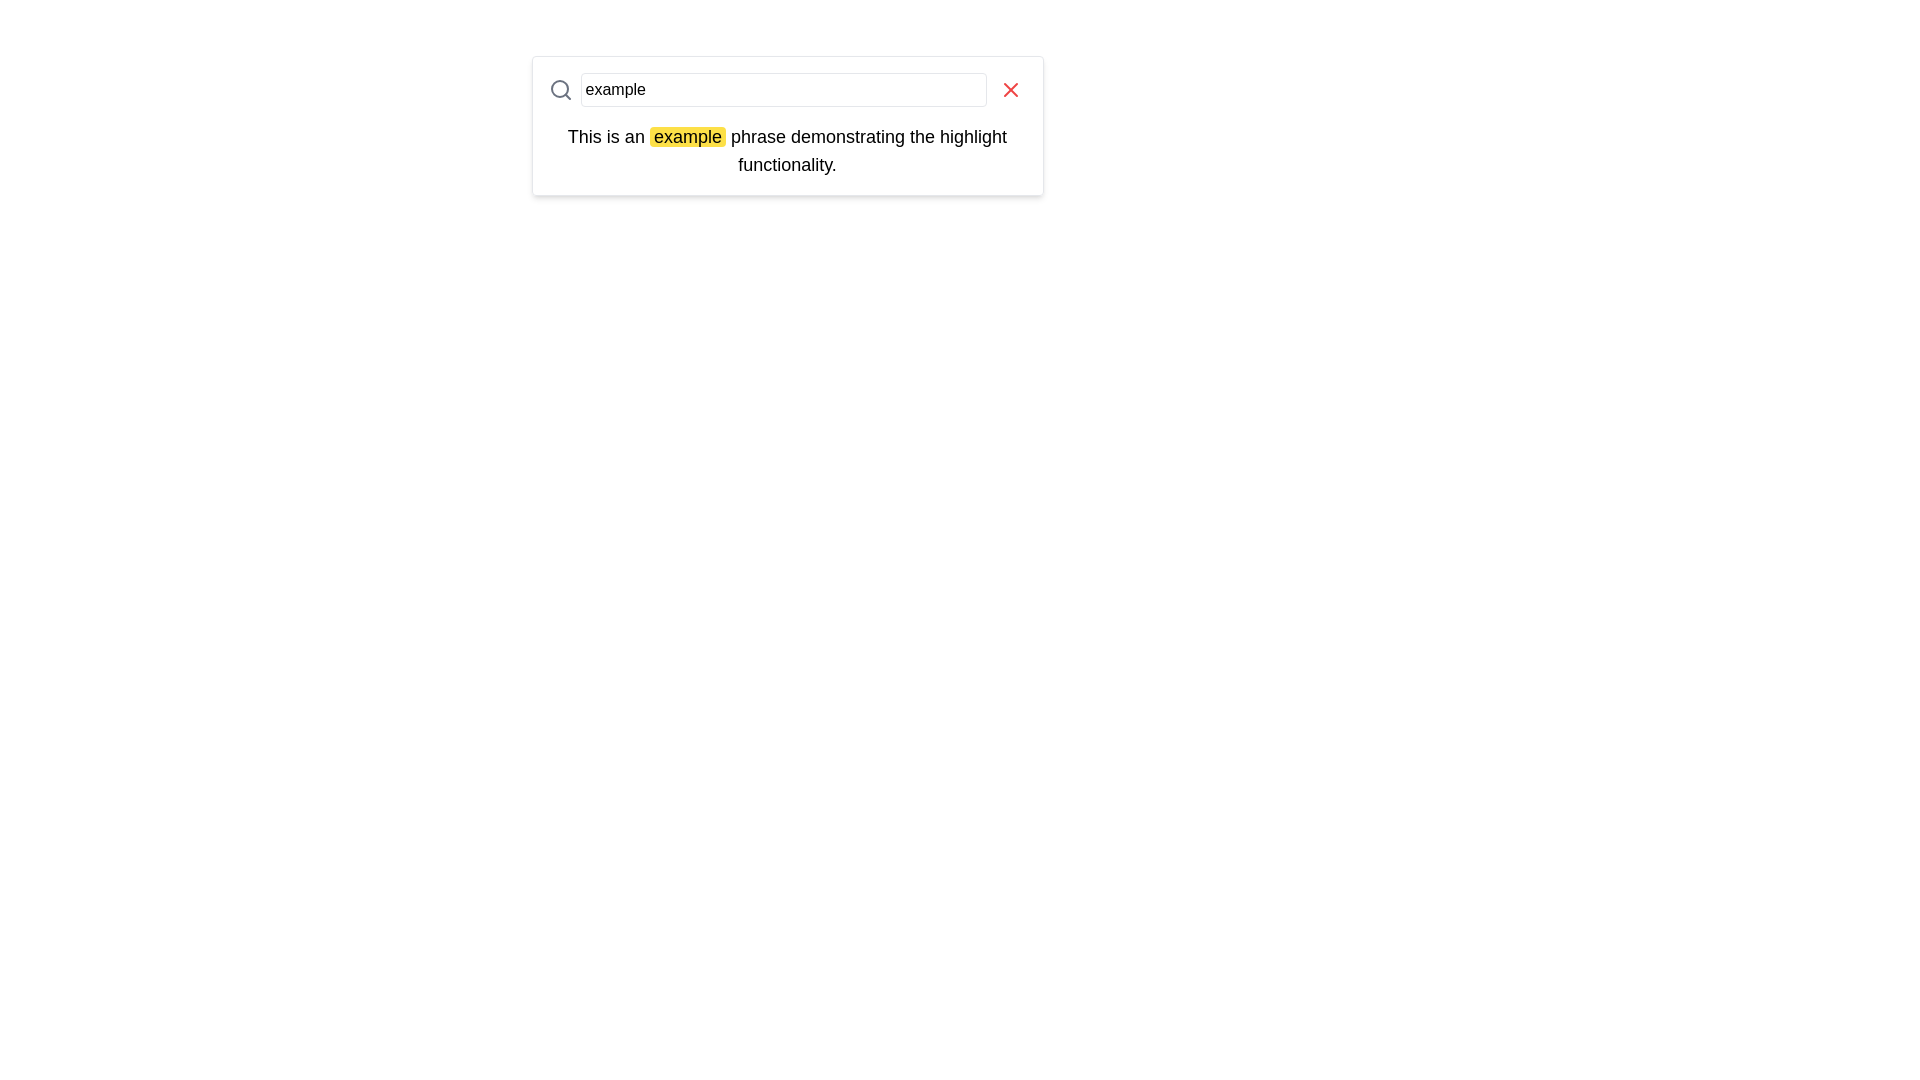 The width and height of the screenshot is (1920, 1080). I want to click on SVG Circle element representing the magnifying glass icon located near the left side of the search text box by opening the developer tools, so click(559, 87).